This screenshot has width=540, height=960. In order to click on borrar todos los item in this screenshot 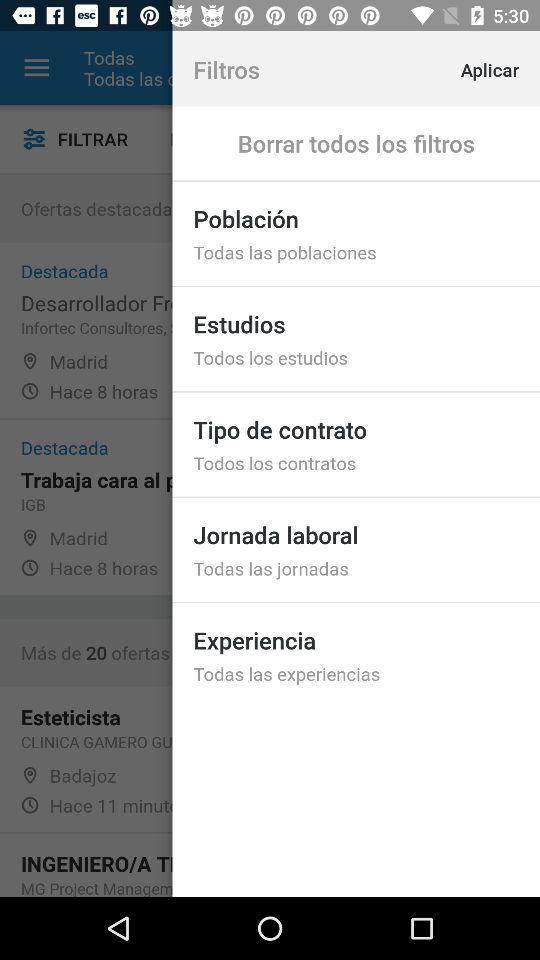, I will do `click(355, 142)`.